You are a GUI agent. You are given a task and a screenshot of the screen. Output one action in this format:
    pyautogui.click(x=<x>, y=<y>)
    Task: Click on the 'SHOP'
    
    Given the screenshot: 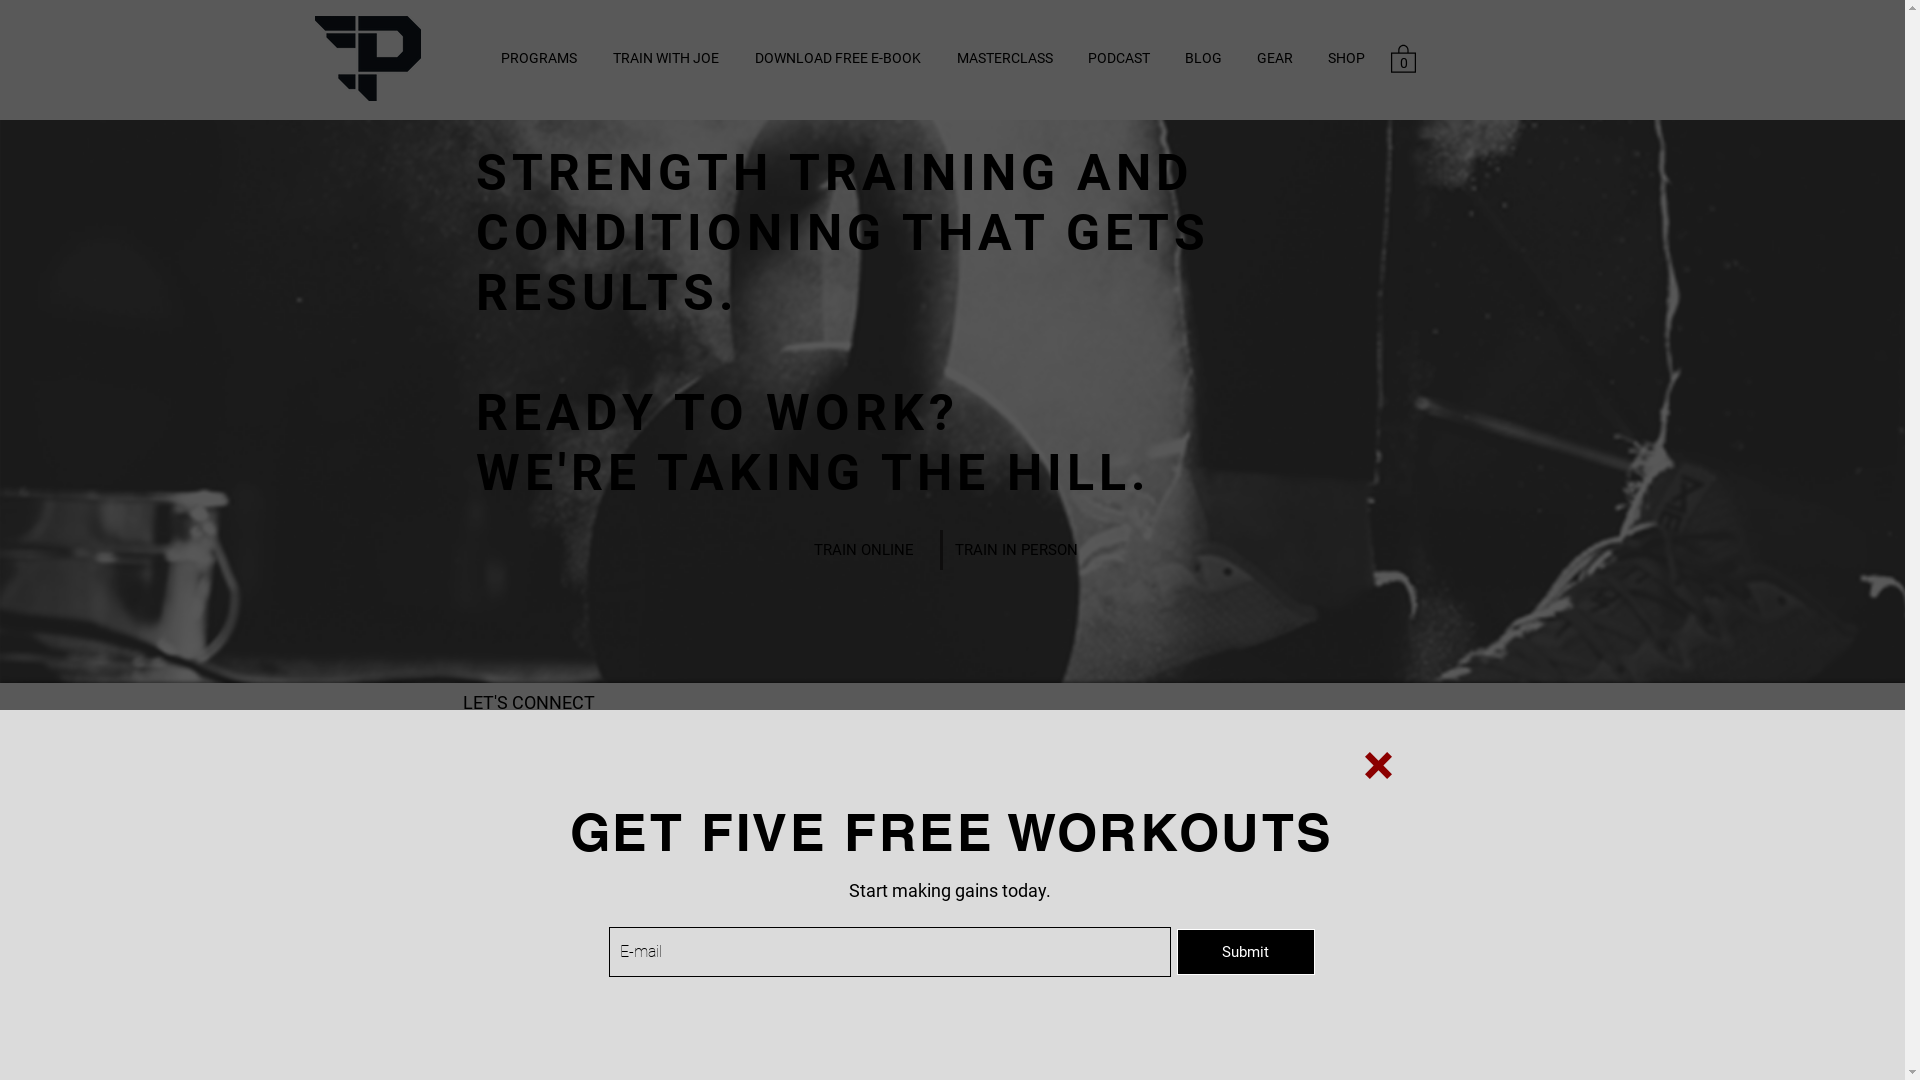 What is the action you would take?
    pyautogui.click(x=1345, y=57)
    